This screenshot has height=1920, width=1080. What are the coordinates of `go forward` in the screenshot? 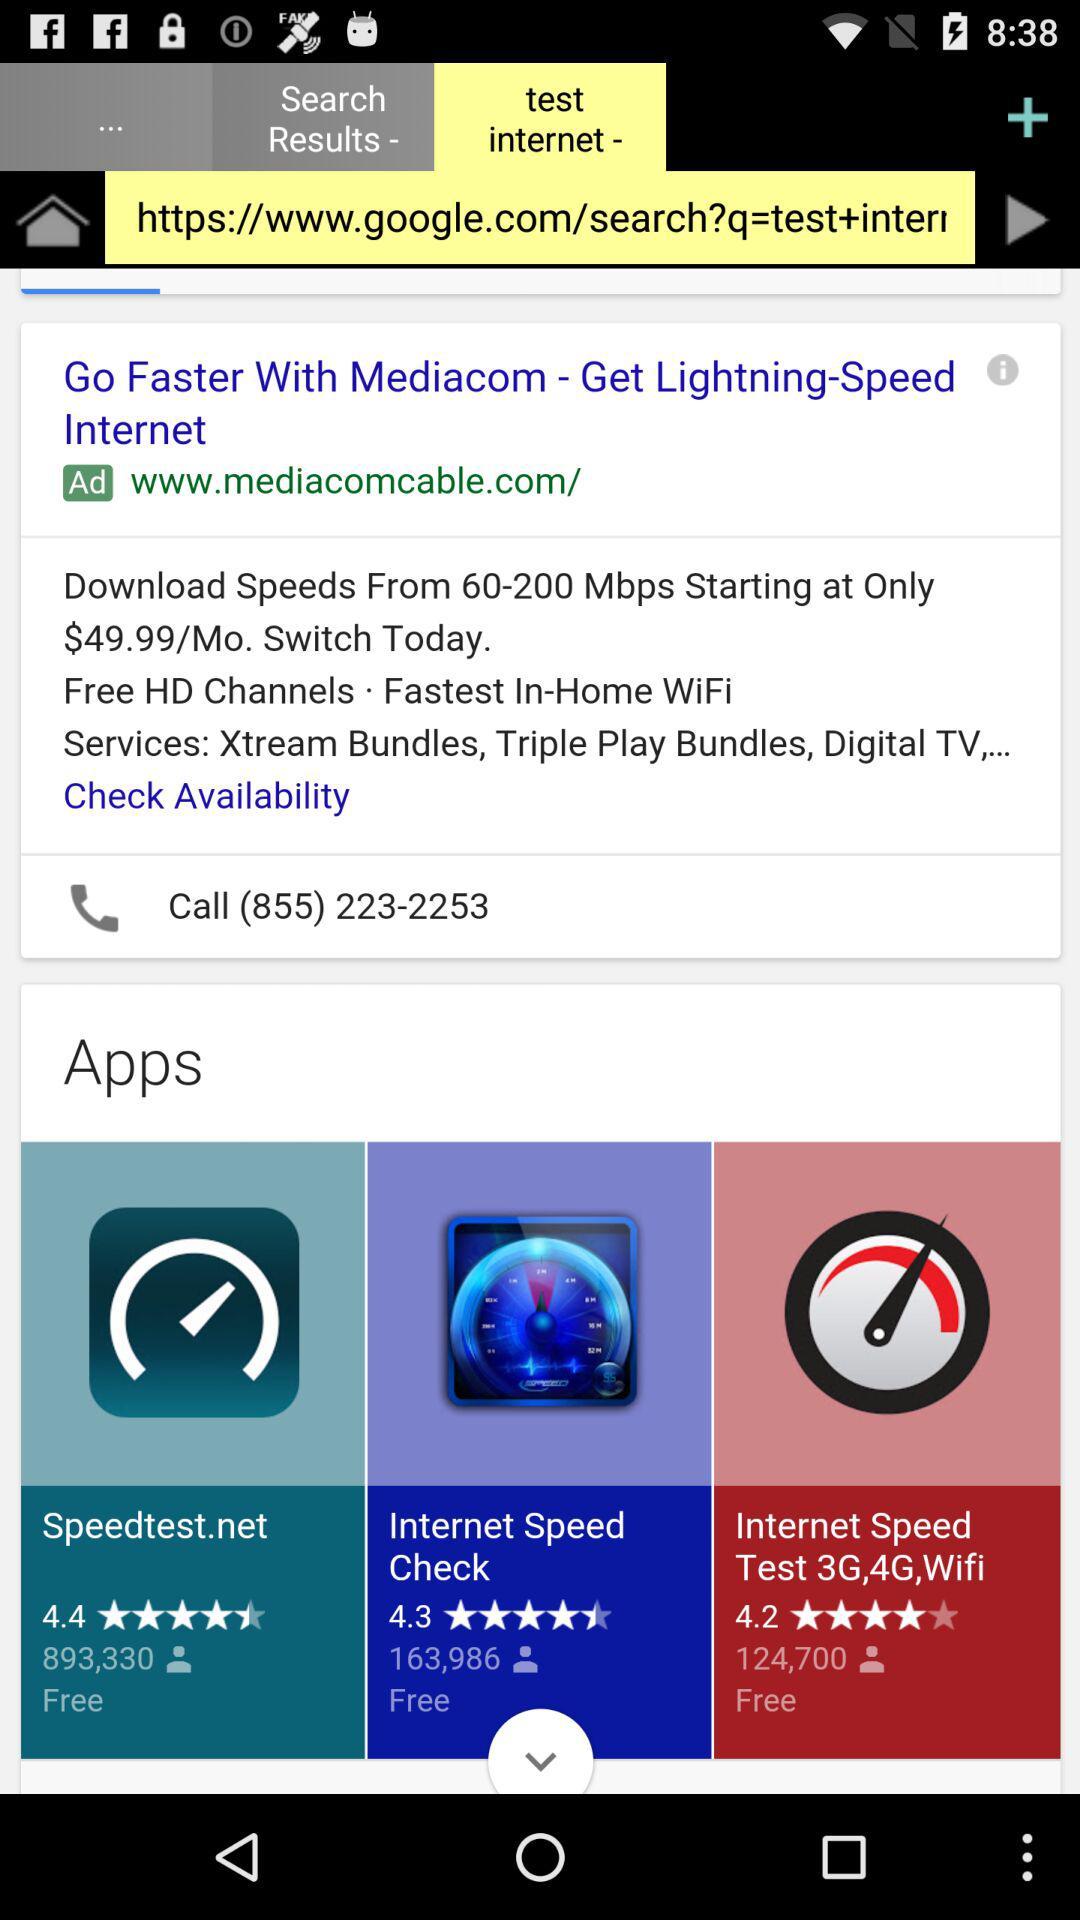 It's located at (1027, 219).